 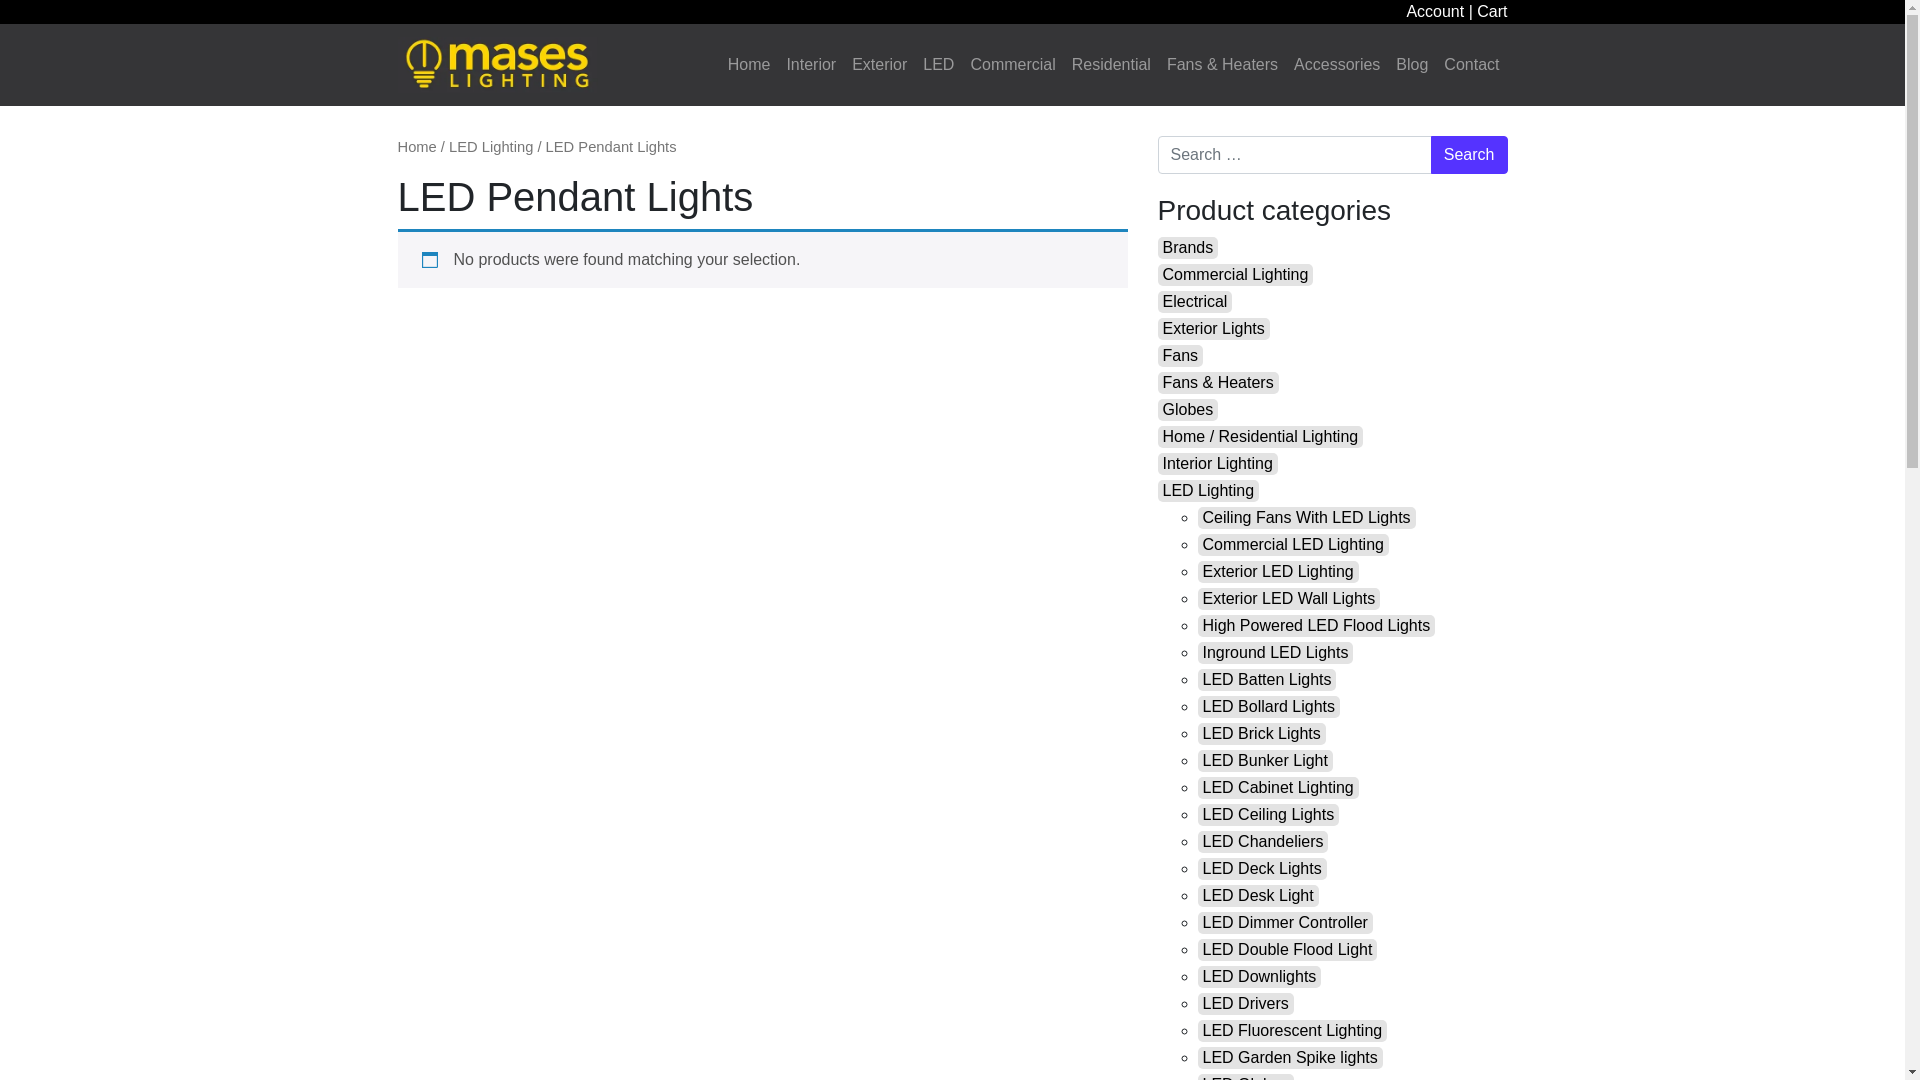 I want to click on 'Search', so click(x=1469, y=153).